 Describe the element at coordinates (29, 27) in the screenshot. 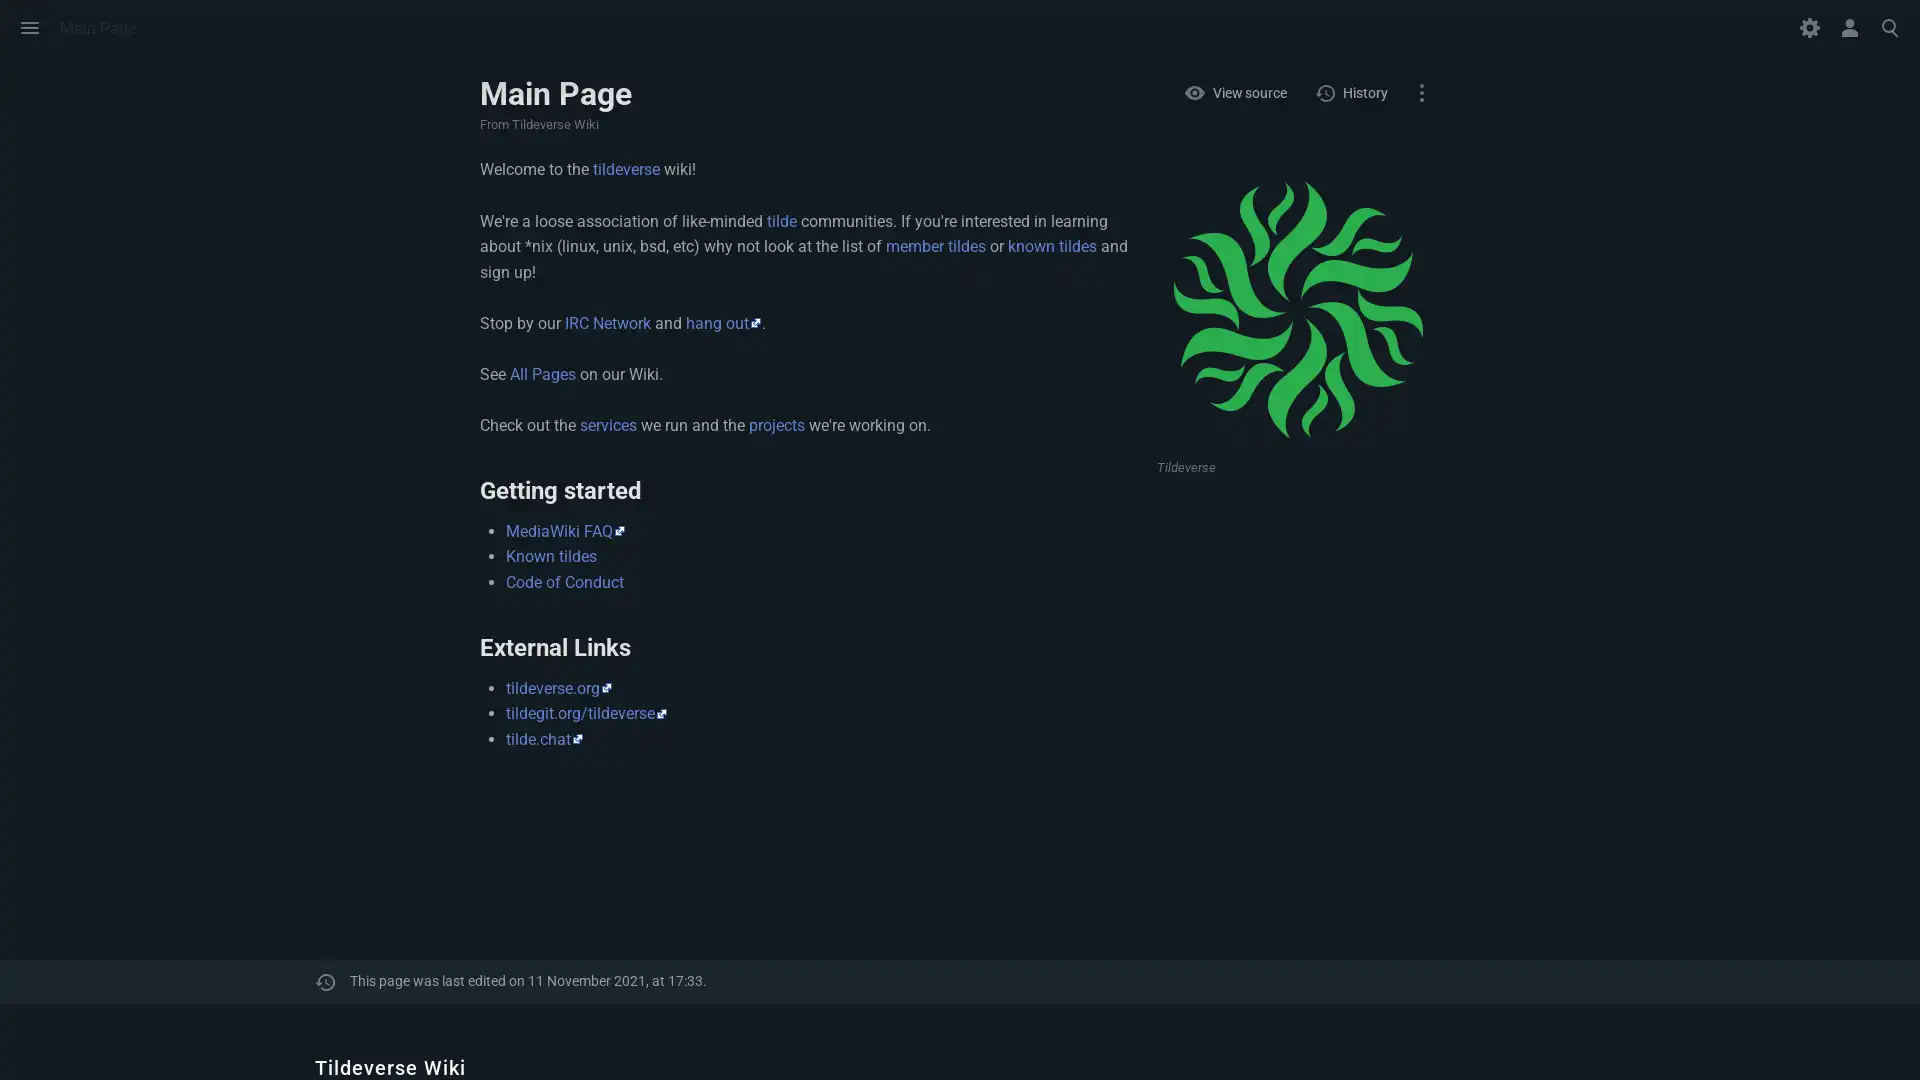

I see `Toggle menu` at that location.